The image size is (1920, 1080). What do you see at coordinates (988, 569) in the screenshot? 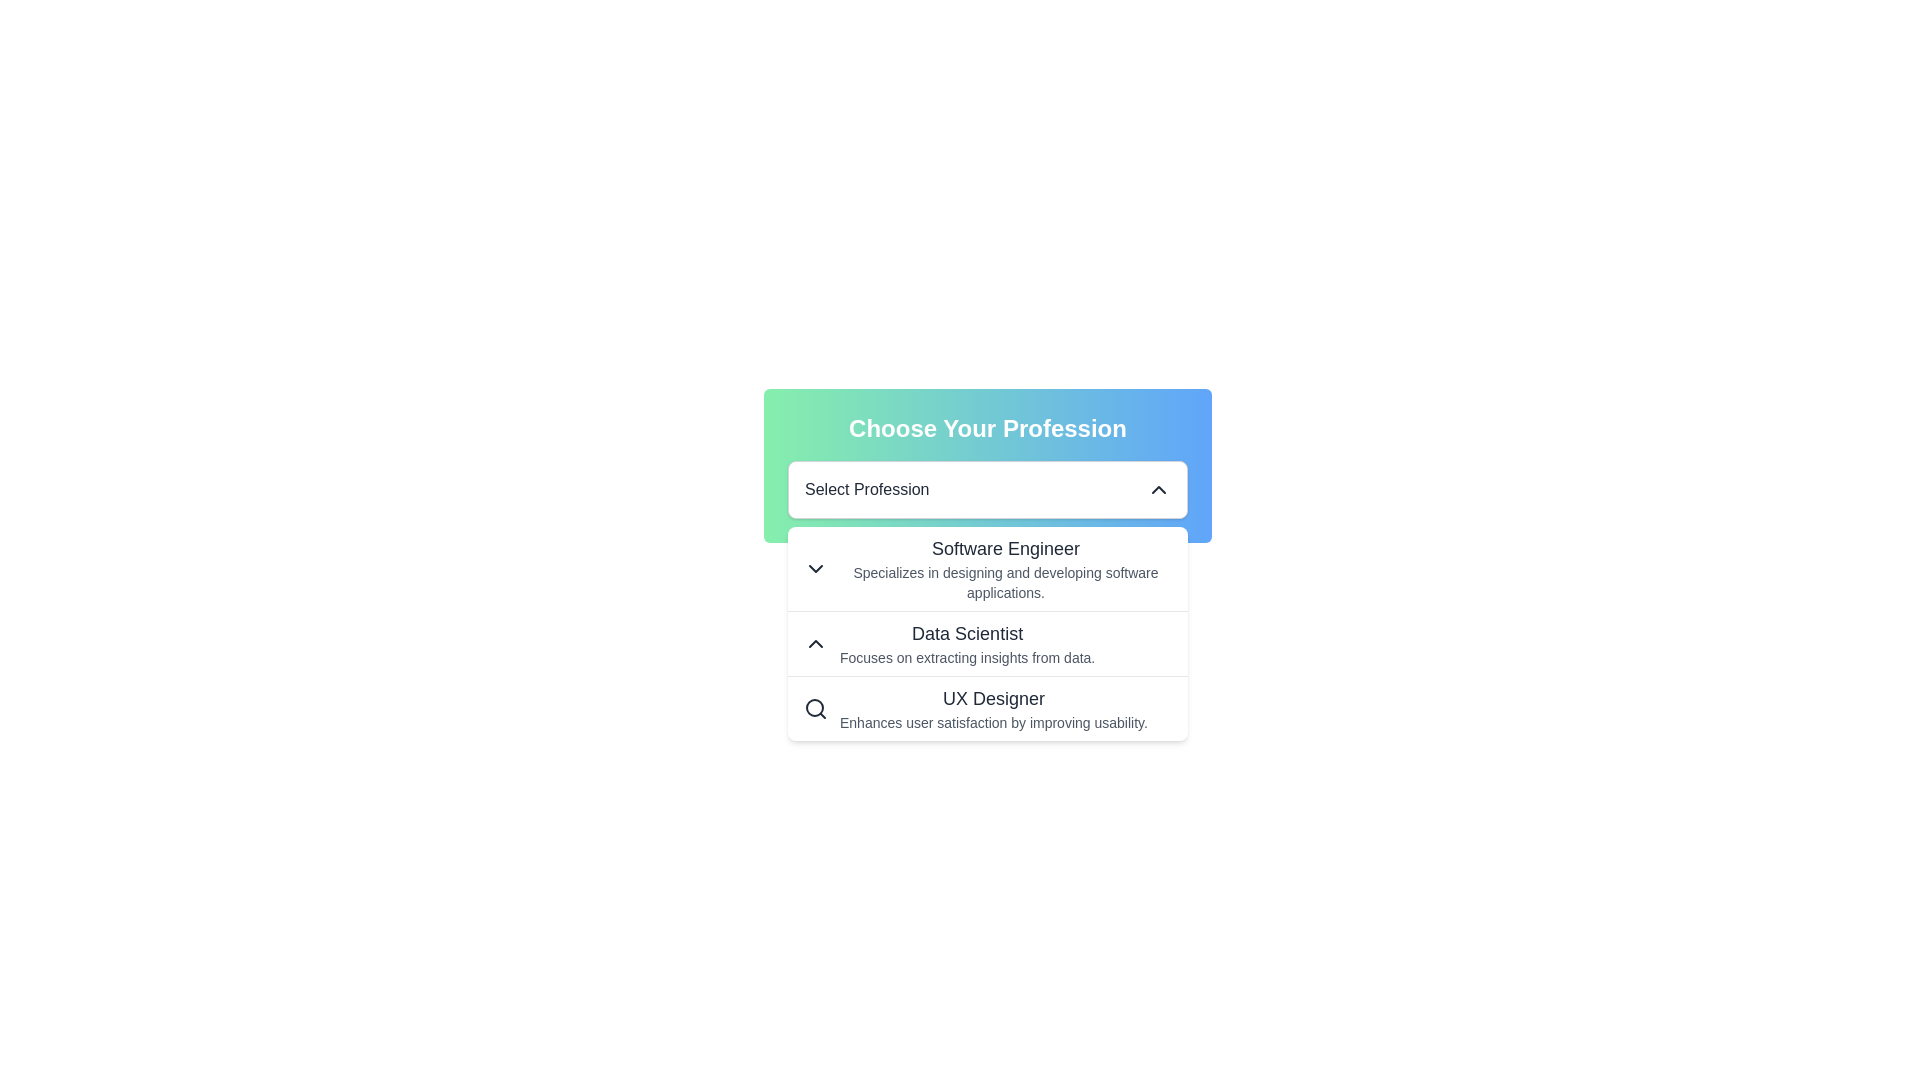
I see `the 'Software Engineer' dropdown menu item, which includes a downward-pointing triangular icon and descriptive text` at bounding box center [988, 569].